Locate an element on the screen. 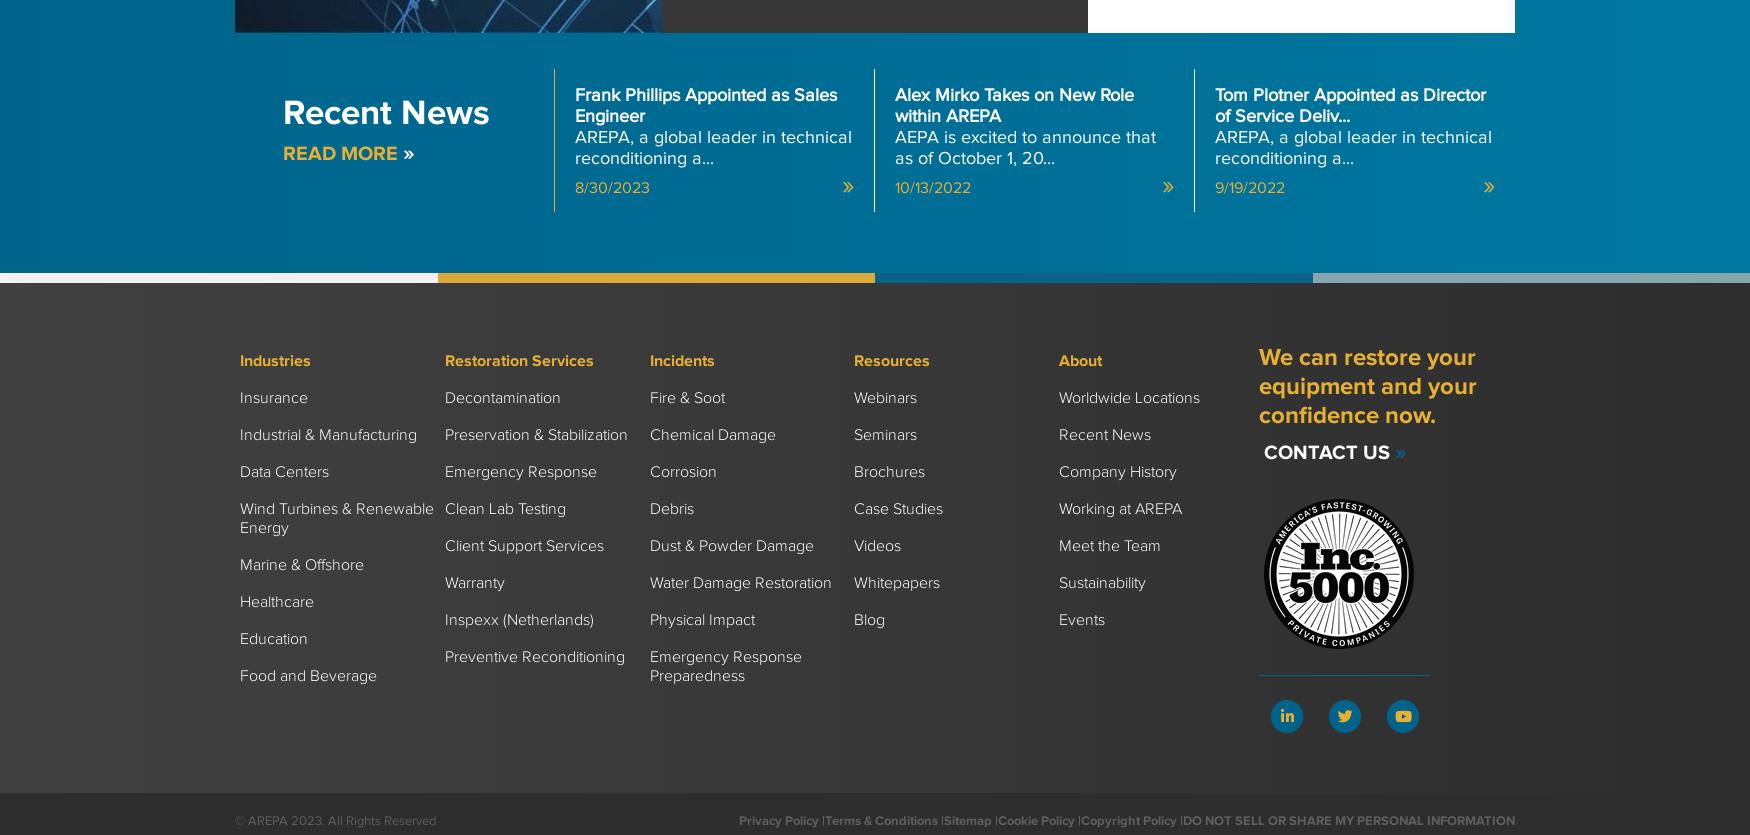  'Tom Plotner Appointed as Director of Service Deliv...' is located at coordinates (1215, 104).